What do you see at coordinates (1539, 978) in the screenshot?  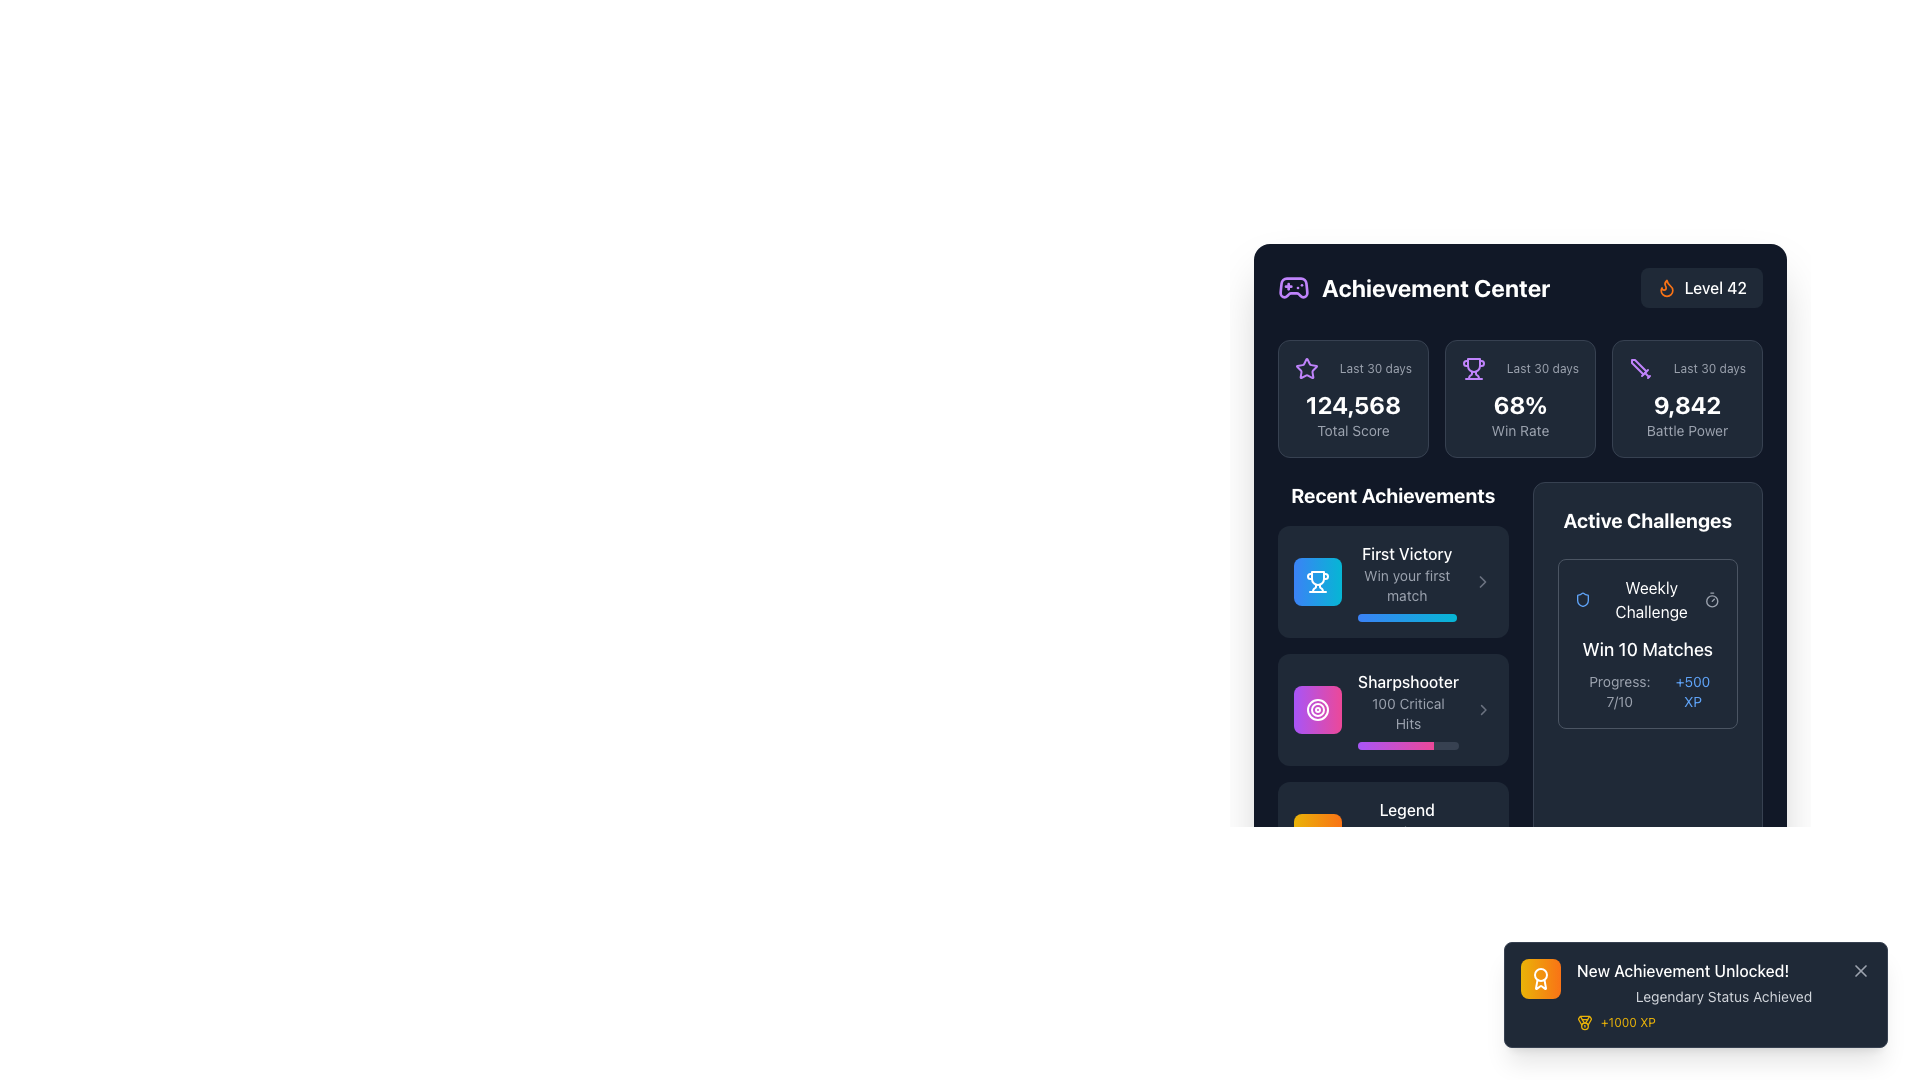 I see `the achievement icon in the bottom right pop-up notification that indicates 'New Achievement Unlocked!'` at bounding box center [1539, 978].